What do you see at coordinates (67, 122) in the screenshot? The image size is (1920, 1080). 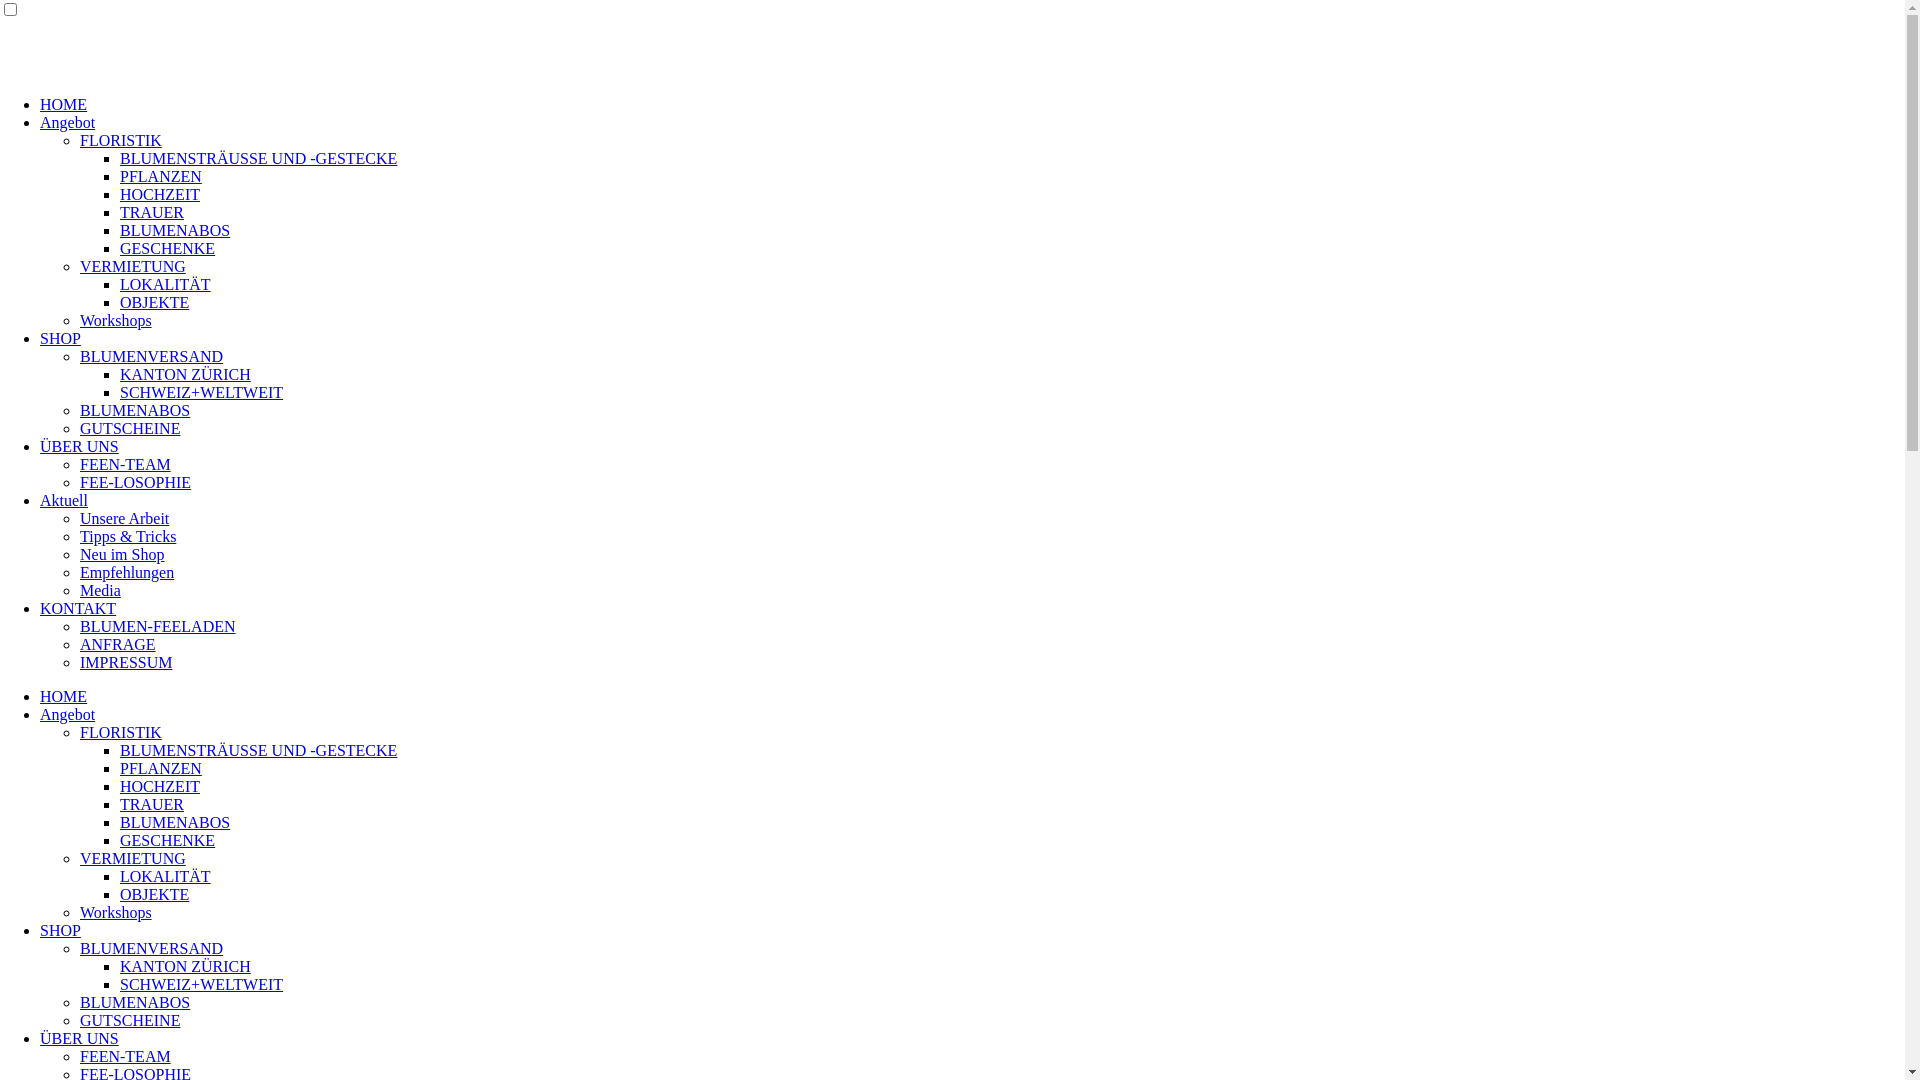 I see `'Angebot'` at bounding box center [67, 122].